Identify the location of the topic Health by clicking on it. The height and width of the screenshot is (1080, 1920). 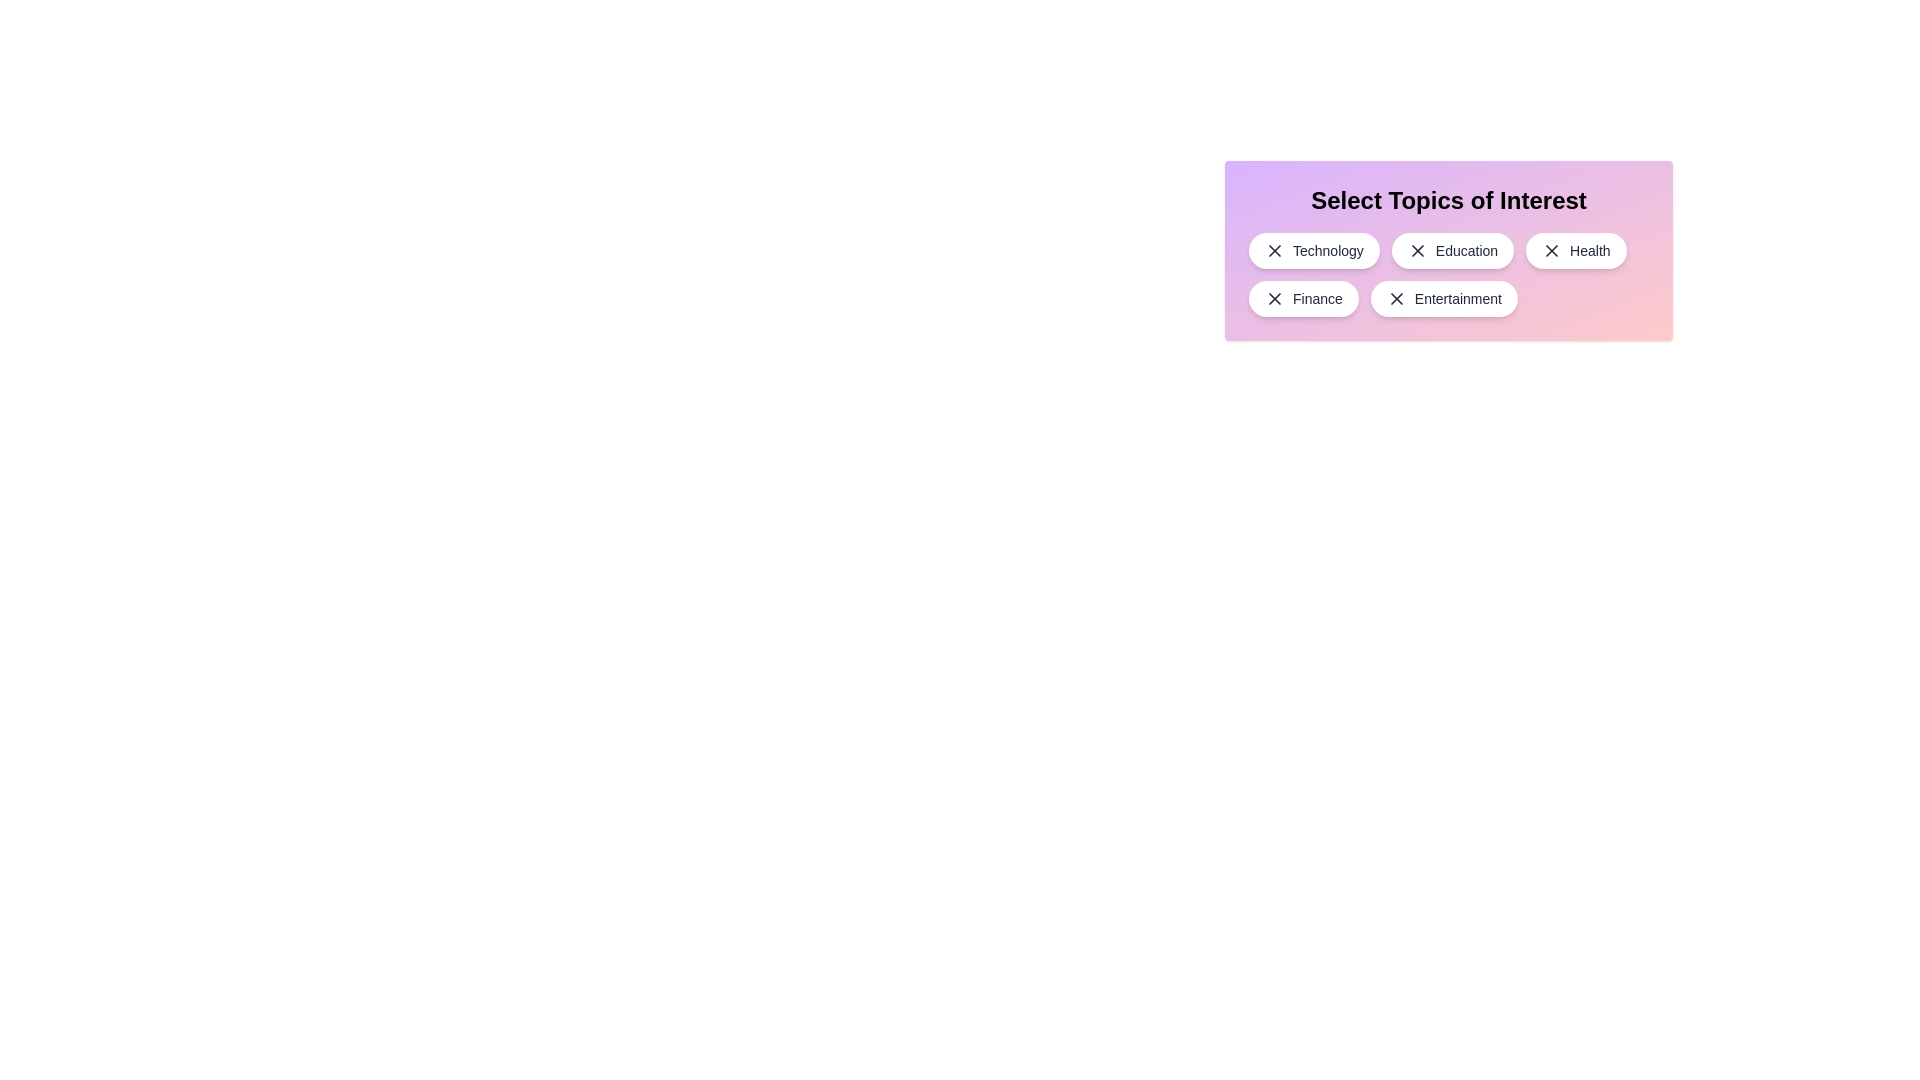
(1574, 249).